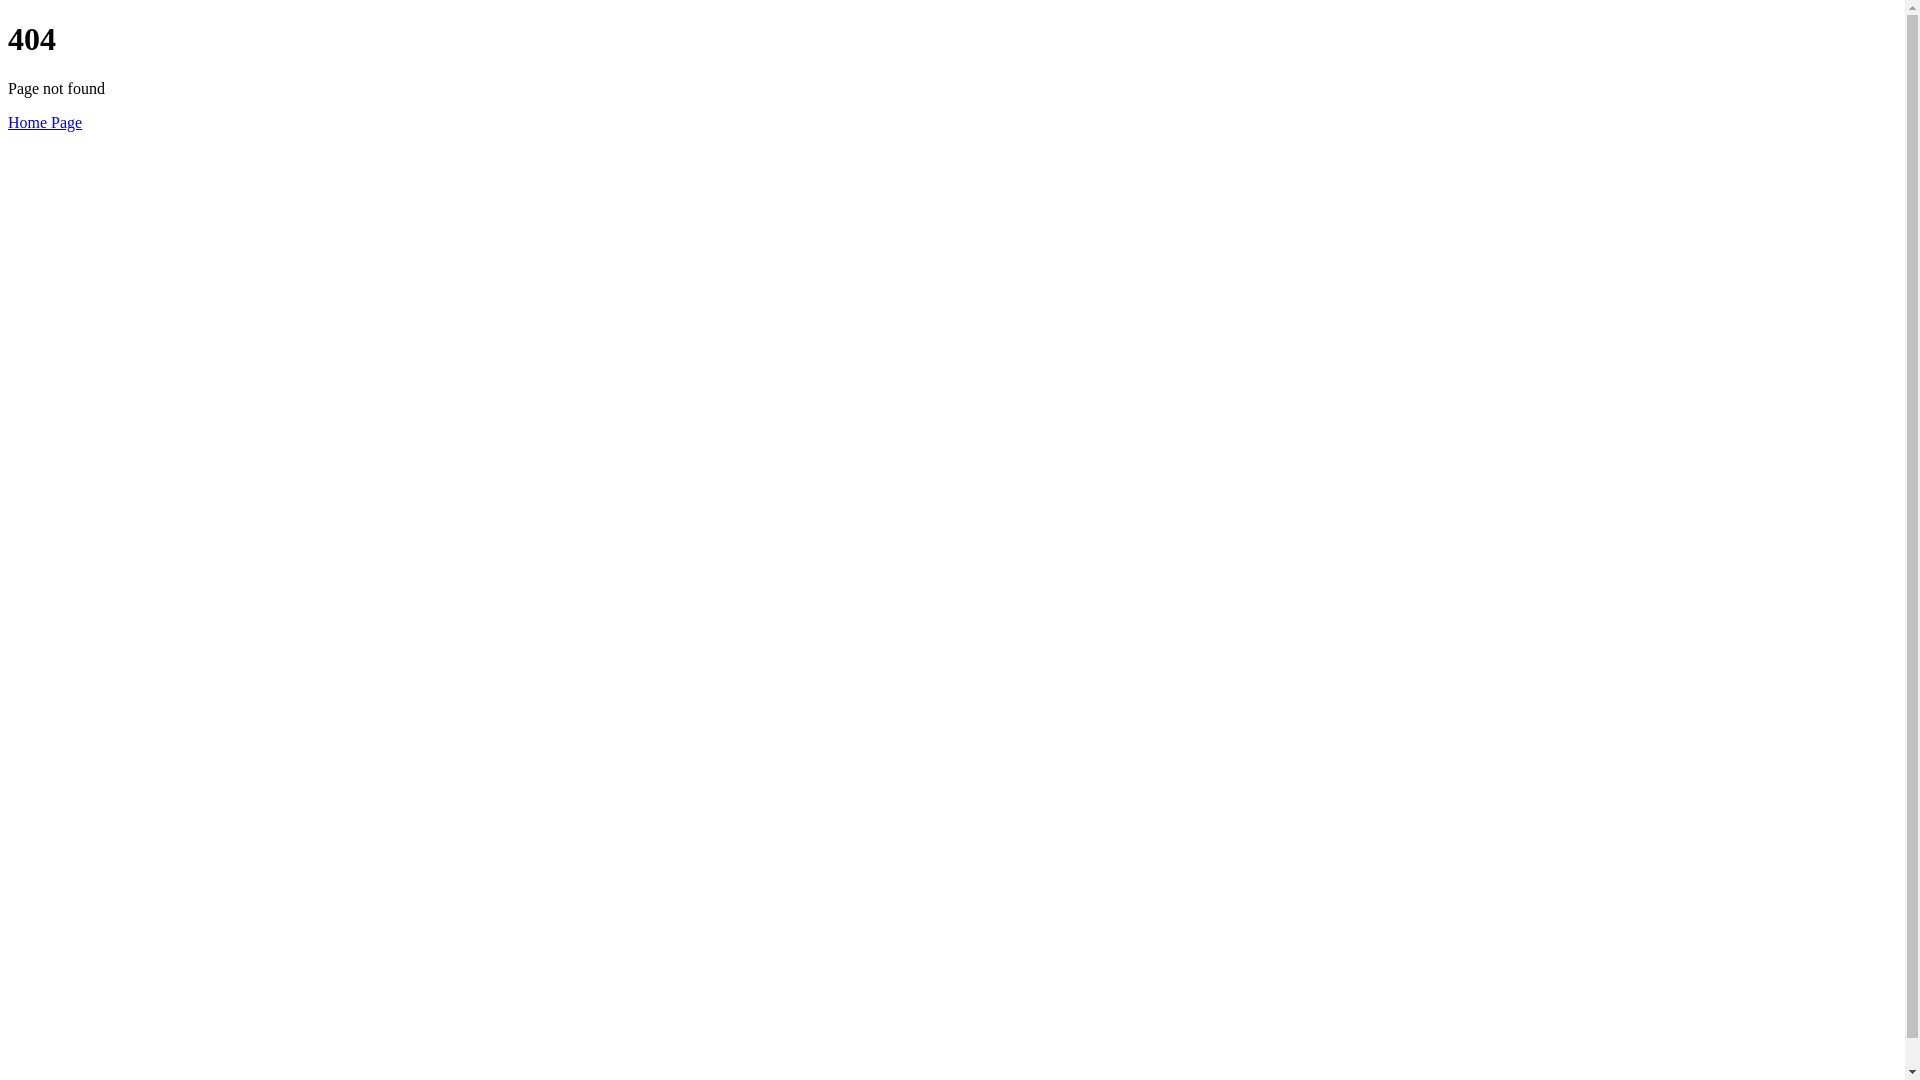  What do you see at coordinates (8, 122) in the screenshot?
I see `'Home Page'` at bounding box center [8, 122].